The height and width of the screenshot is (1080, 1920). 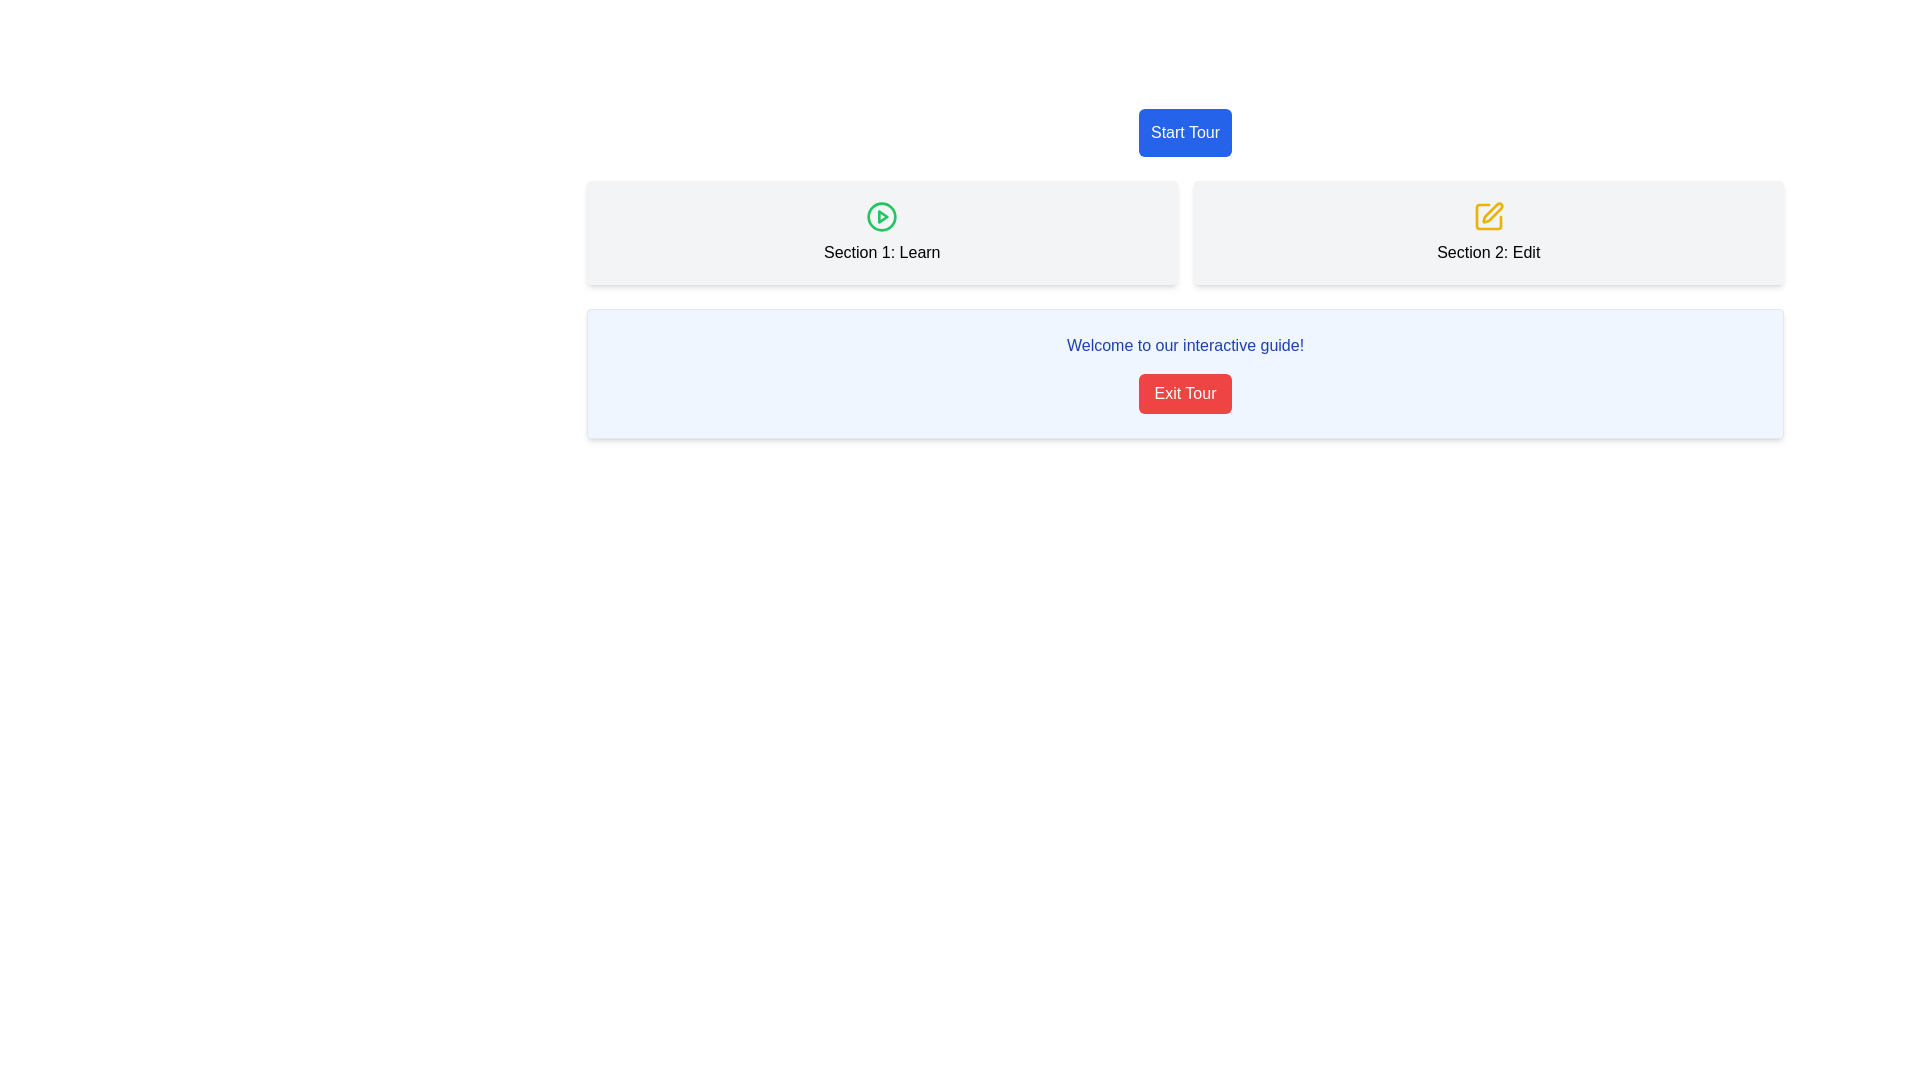 What do you see at coordinates (1488, 216) in the screenshot?
I see `the yellow square icon with a pen symbol inside, located within the light gray card labeled 'Section 2: Edit'` at bounding box center [1488, 216].